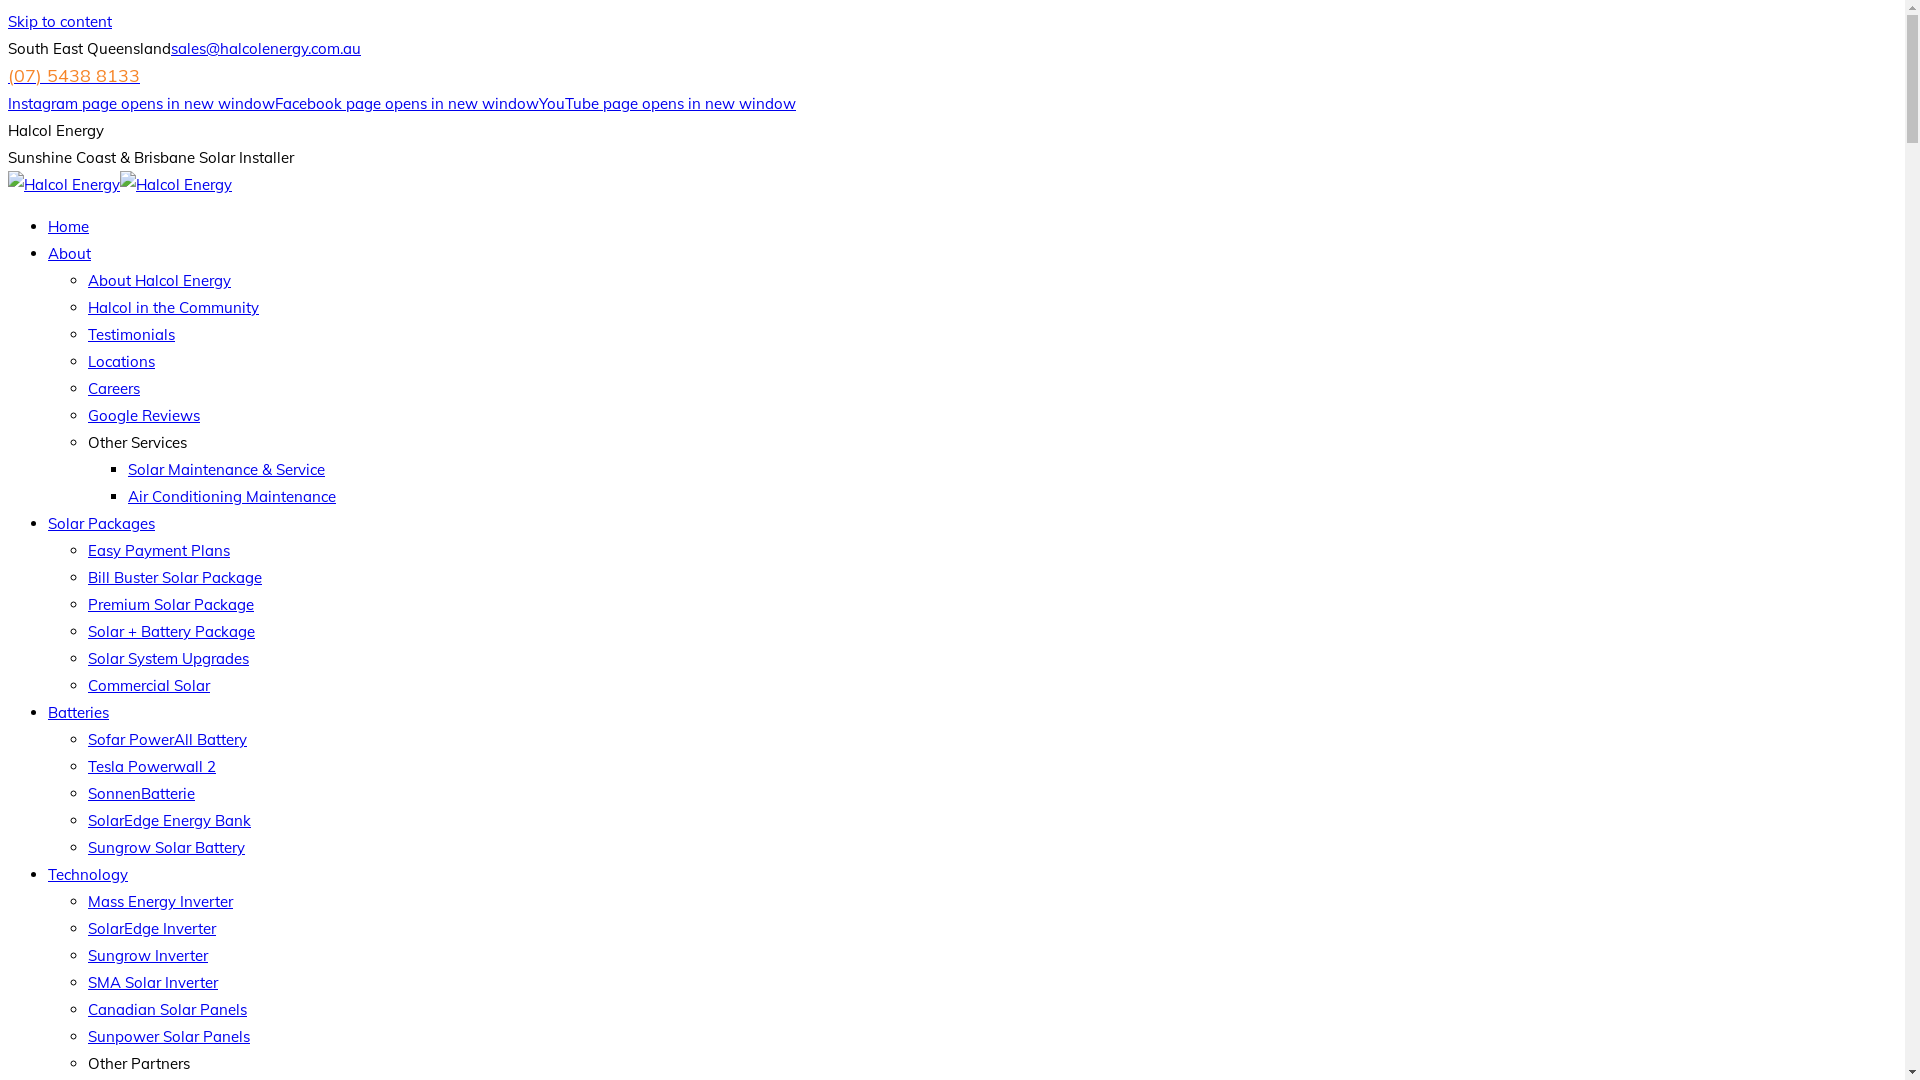  What do you see at coordinates (167, 1009) in the screenshot?
I see `'Canadian Solar Panels'` at bounding box center [167, 1009].